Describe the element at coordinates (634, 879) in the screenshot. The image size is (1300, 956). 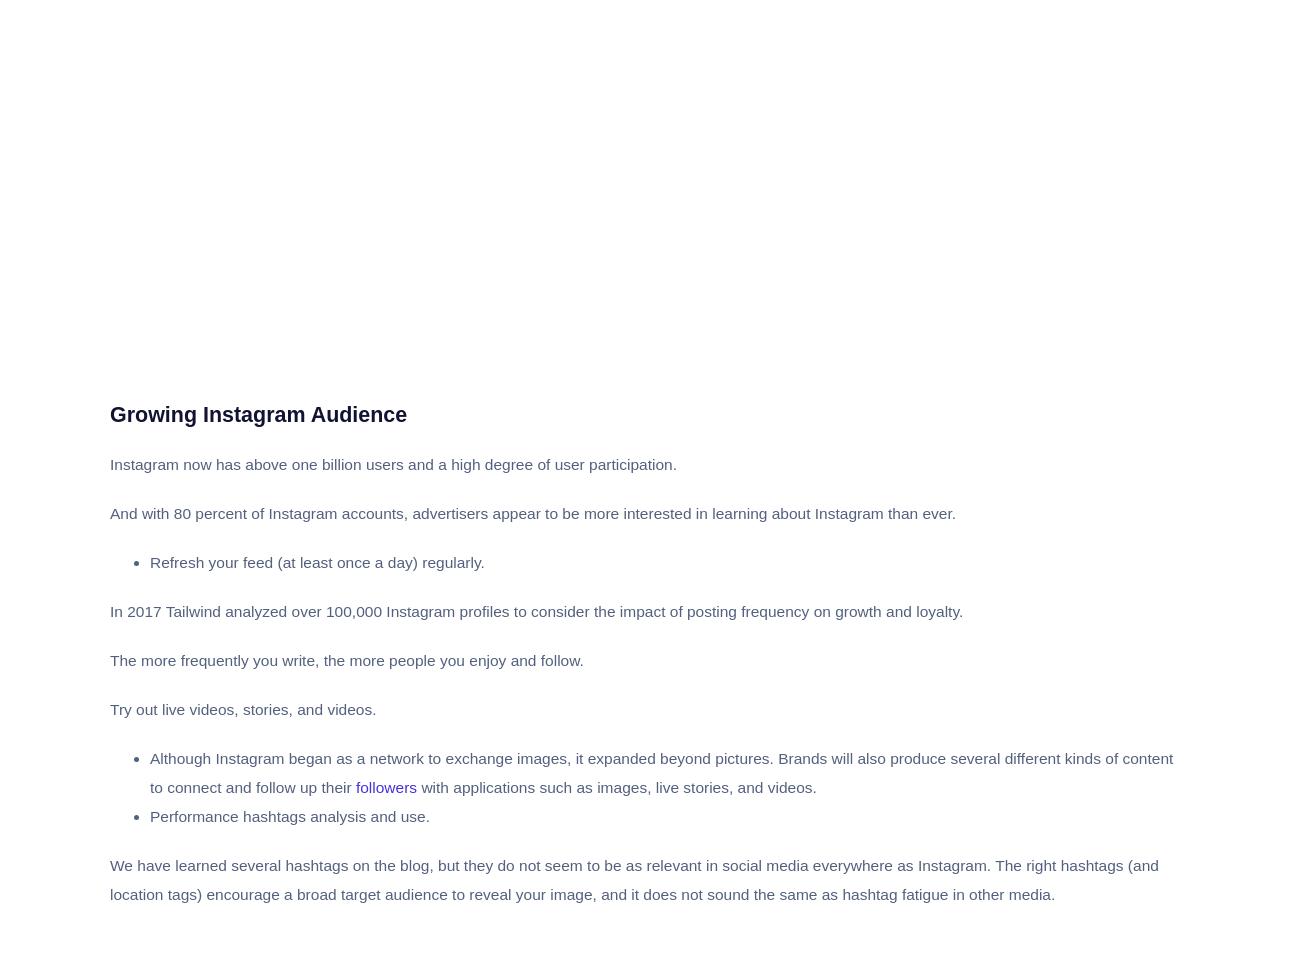
I see `'We have learned several hashtags on the blog, but they do not seem to be as relevant in social media everywhere as Instagram. The right hashtags (and location tags) encourage a broad target audience to reveal your image, and it does not sound the same as hashtag fatigue in other media.'` at that location.